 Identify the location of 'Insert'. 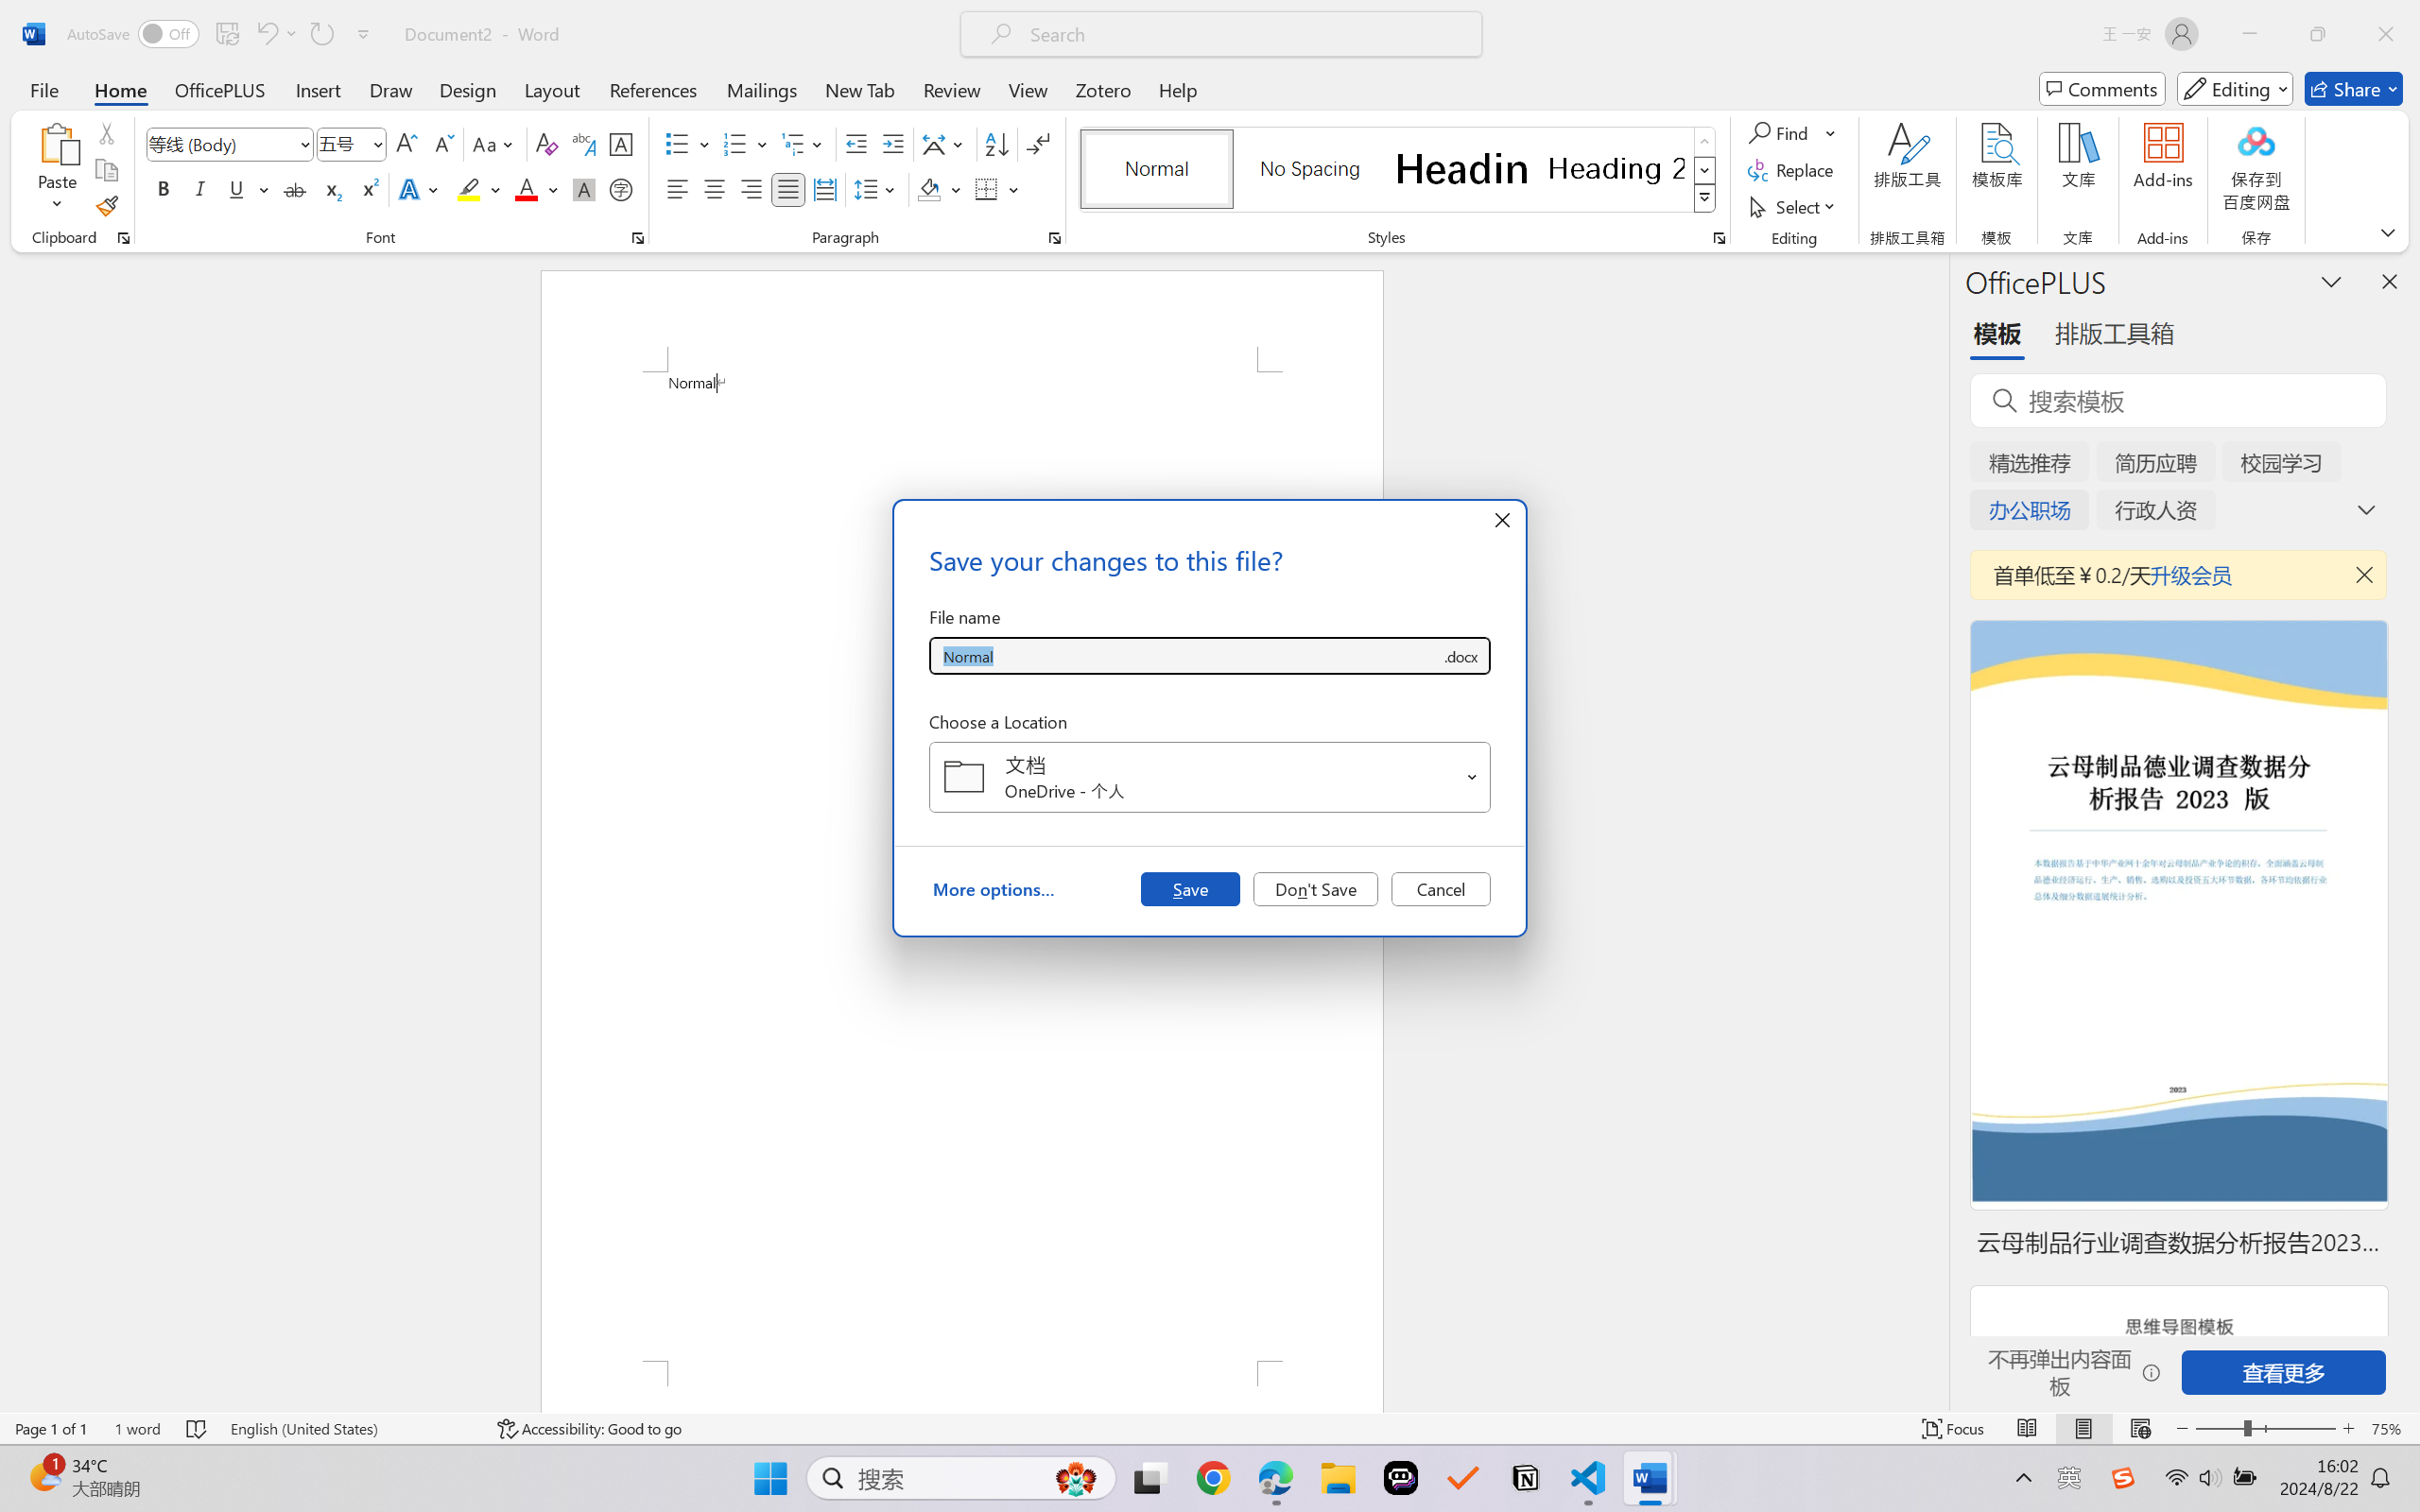
(317, 88).